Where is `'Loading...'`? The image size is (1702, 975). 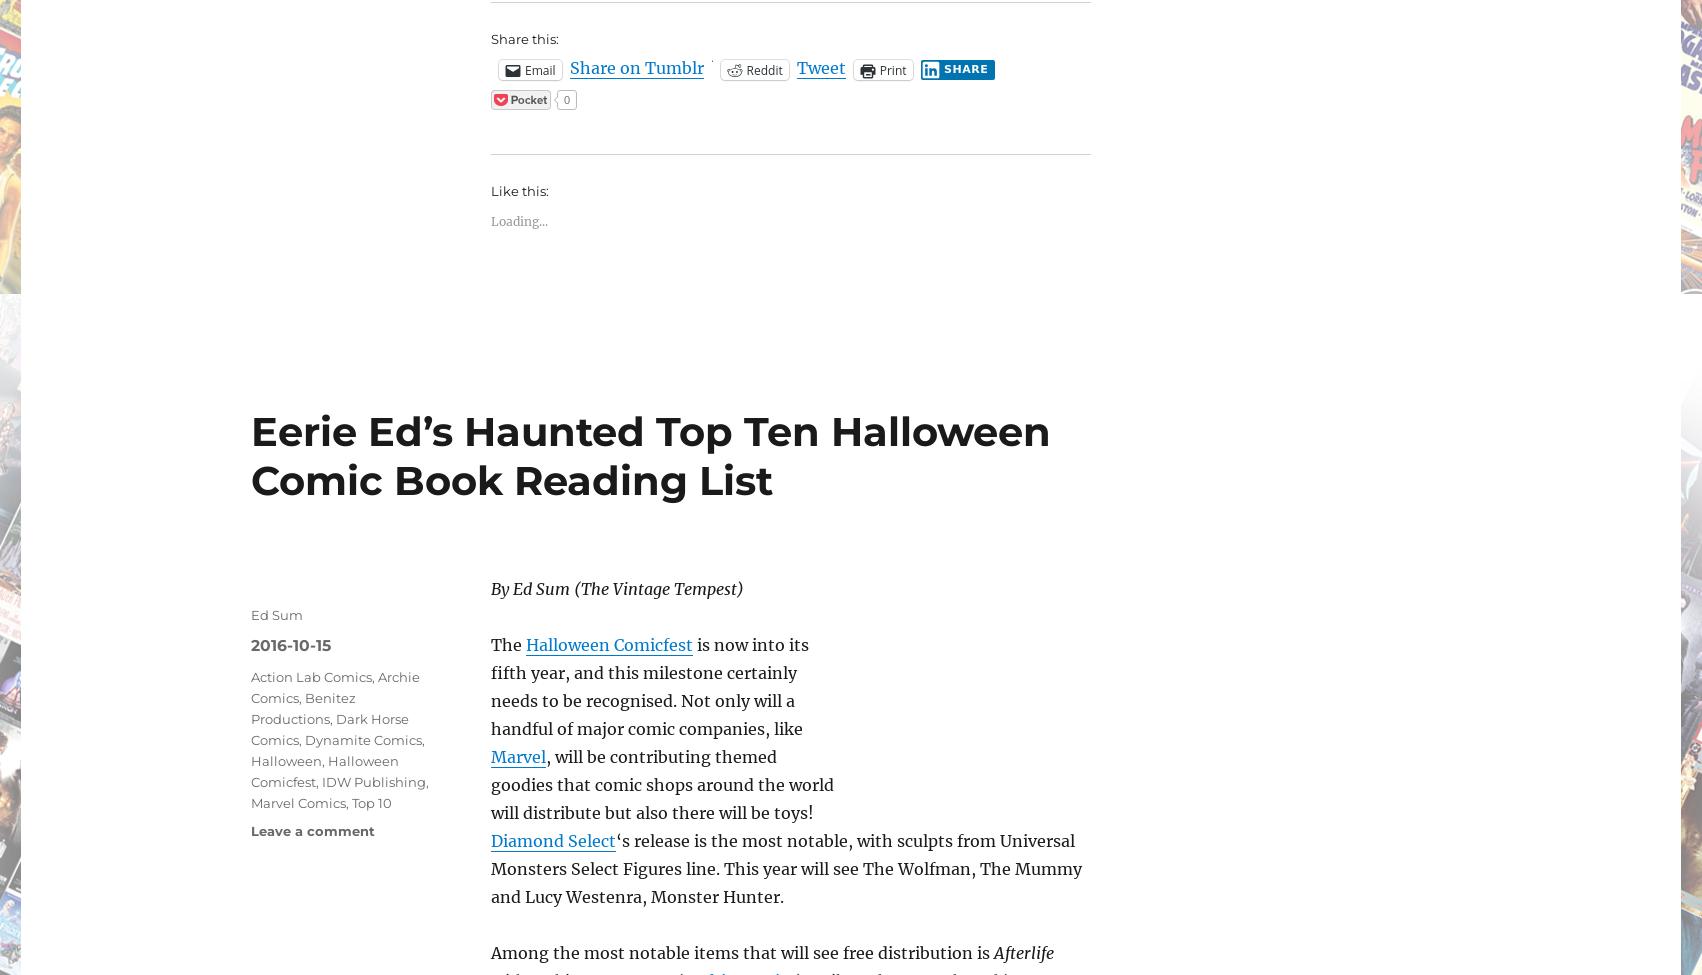 'Loading...' is located at coordinates (518, 221).